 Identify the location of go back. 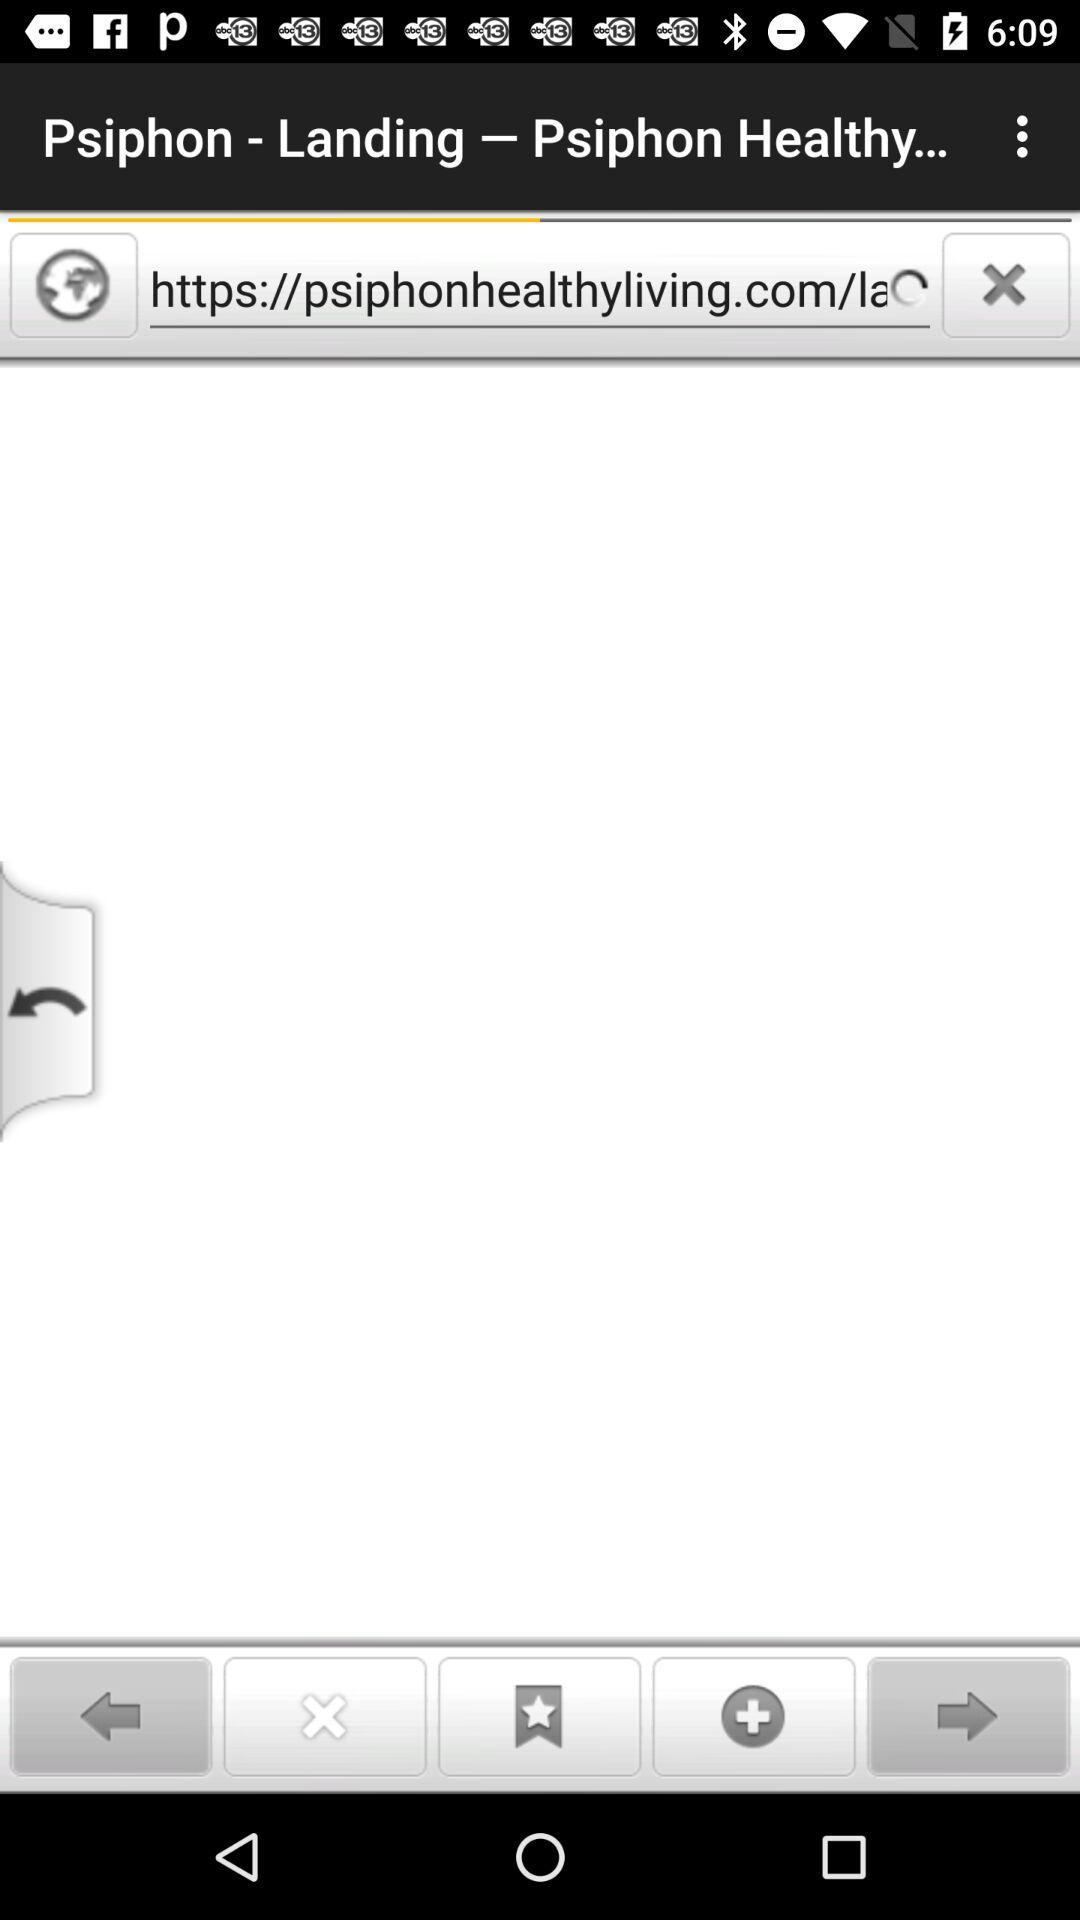
(111, 1715).